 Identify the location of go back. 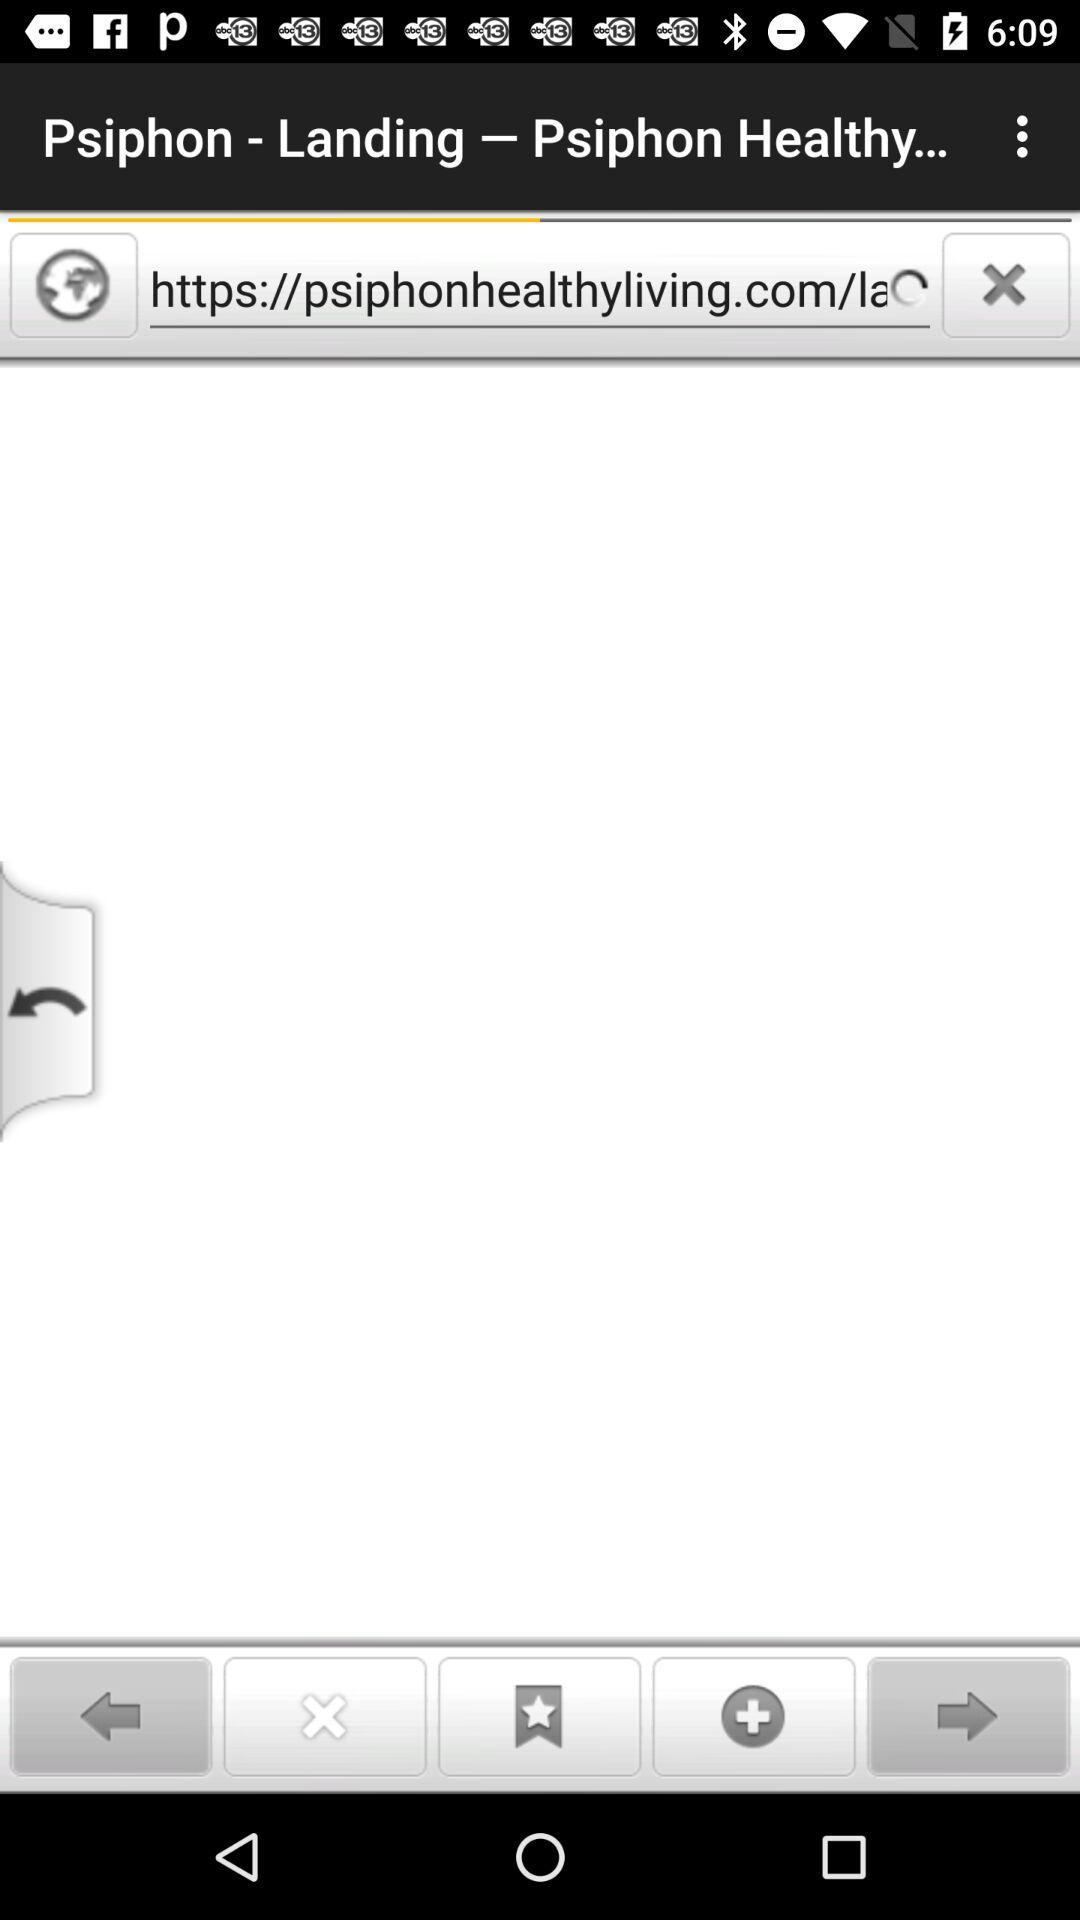
(111, 1715).